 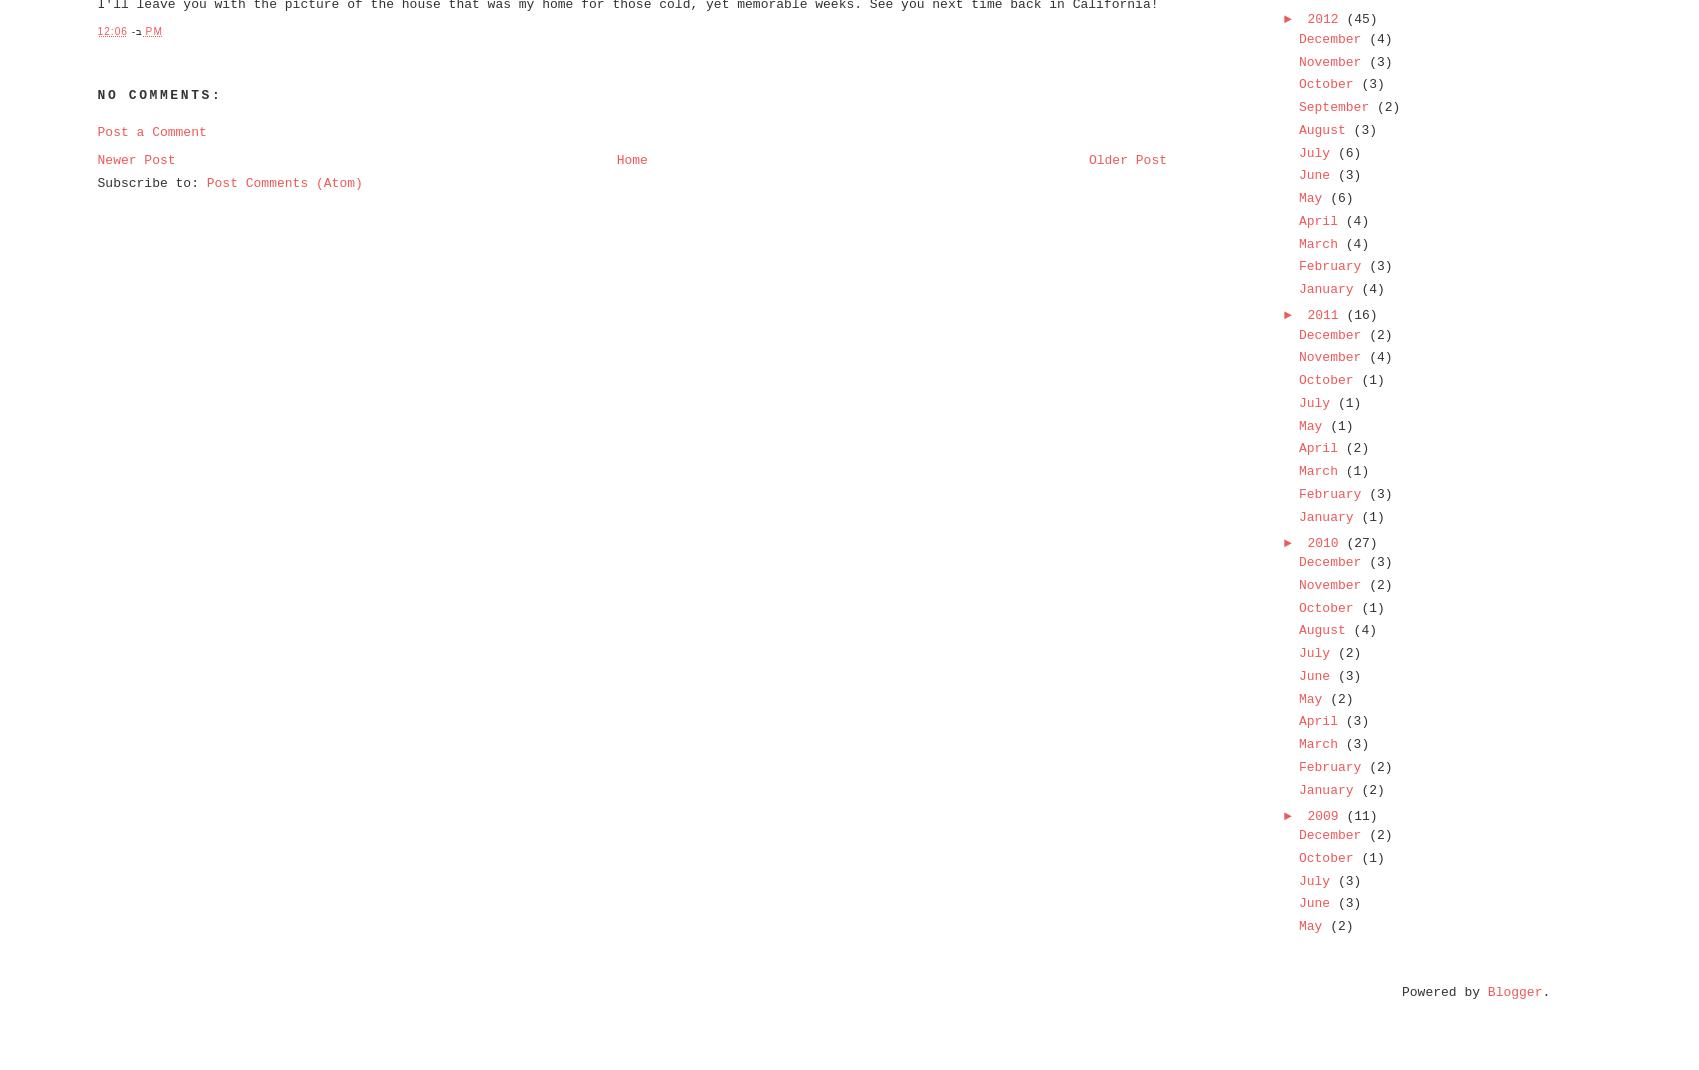 What do you see at coordinates (96, 95) in the screenshot?
I see `'No comments:'` at bounding box center [96, 95].